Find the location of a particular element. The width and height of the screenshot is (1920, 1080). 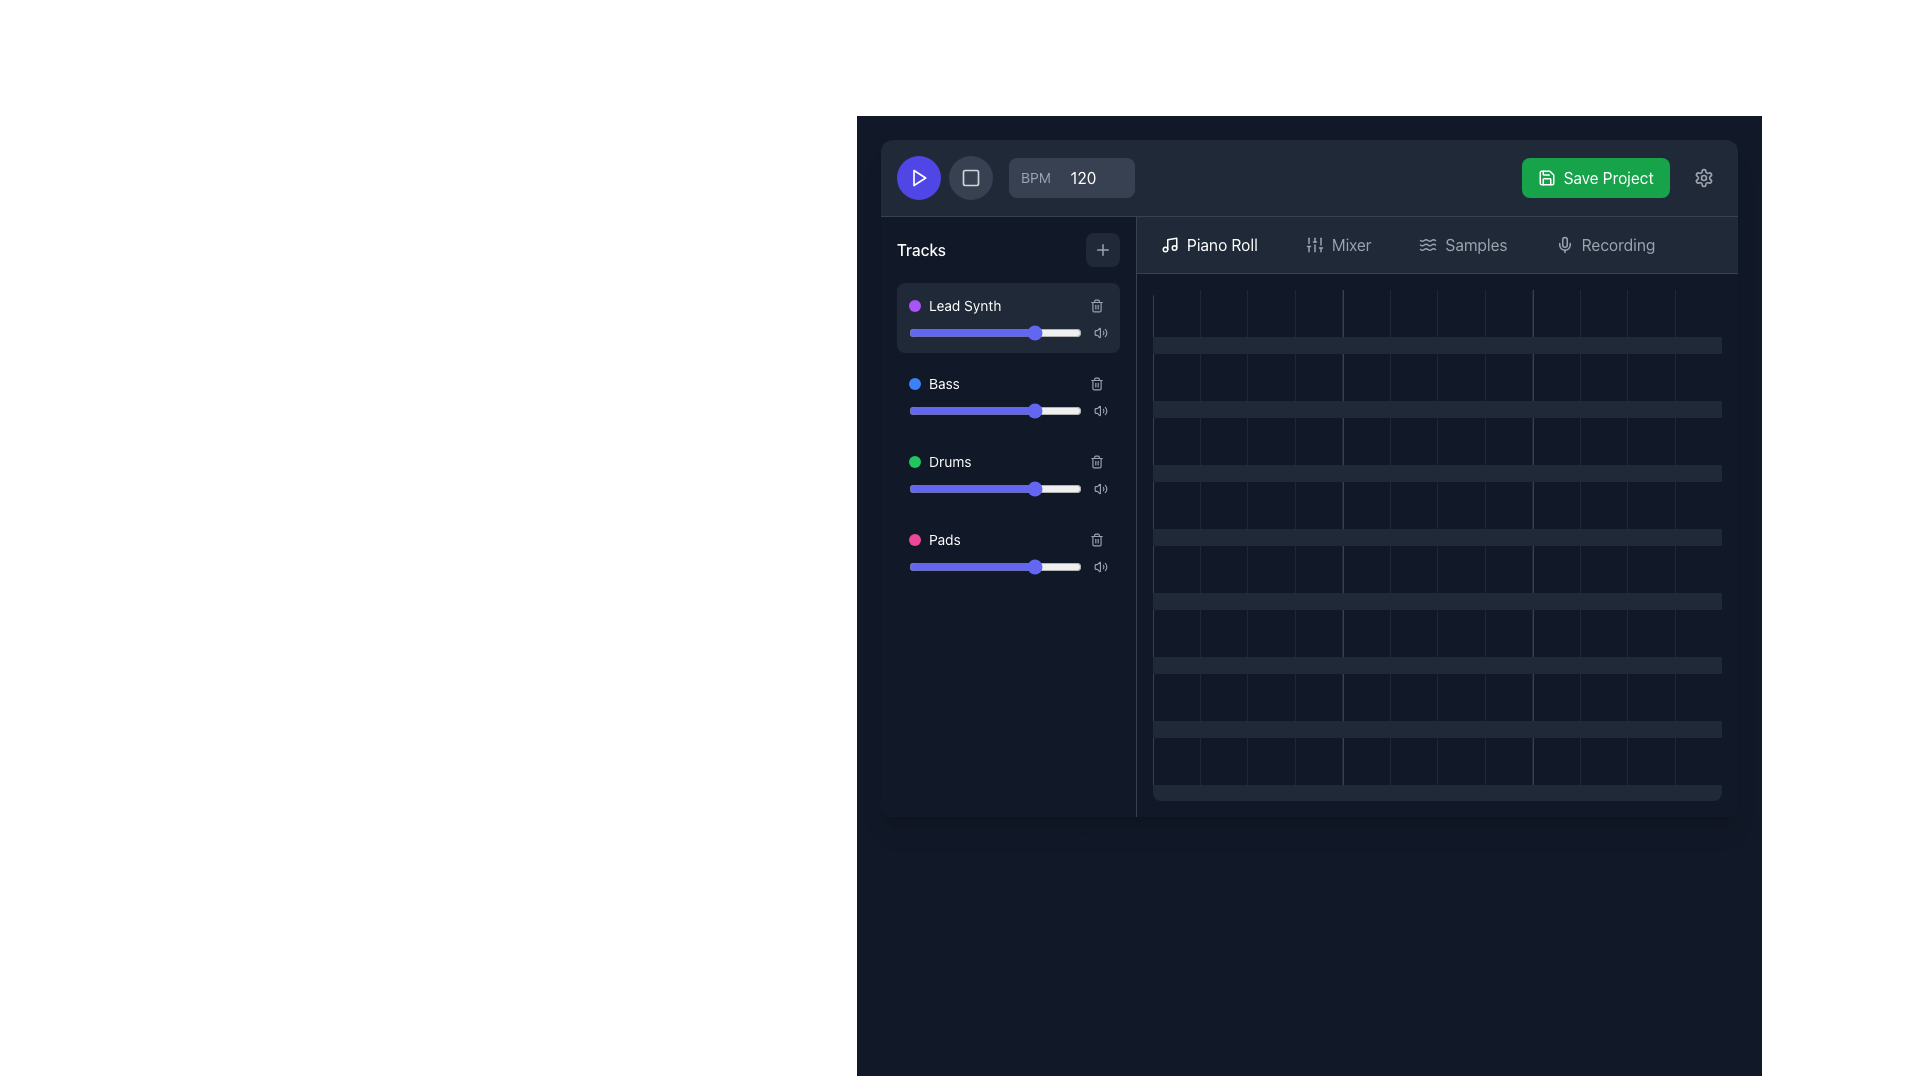

the trash can icon button located on the right side of the 'Pads' track row to observe the color transition effect from gray to white is located at coordinates (1096, 540).